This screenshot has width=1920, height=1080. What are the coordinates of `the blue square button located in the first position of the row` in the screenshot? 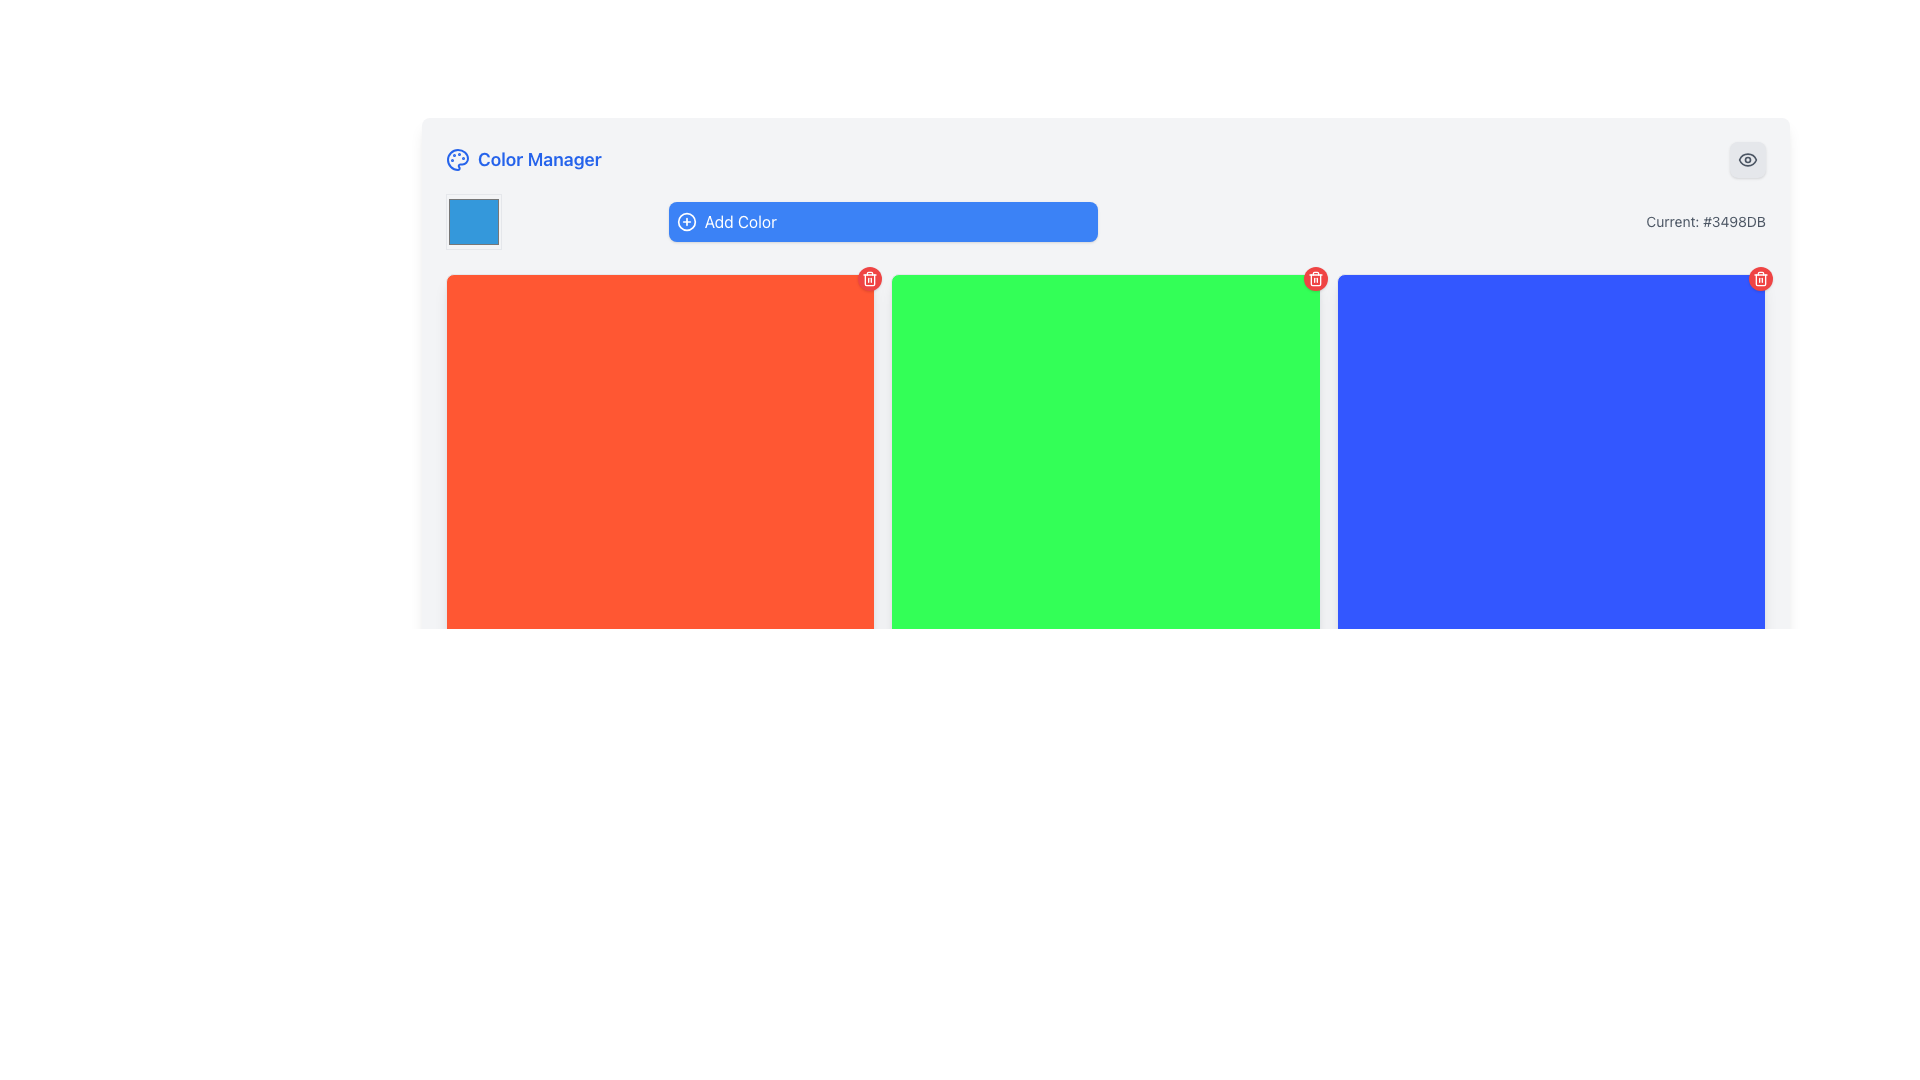 It's located at (473, 222).